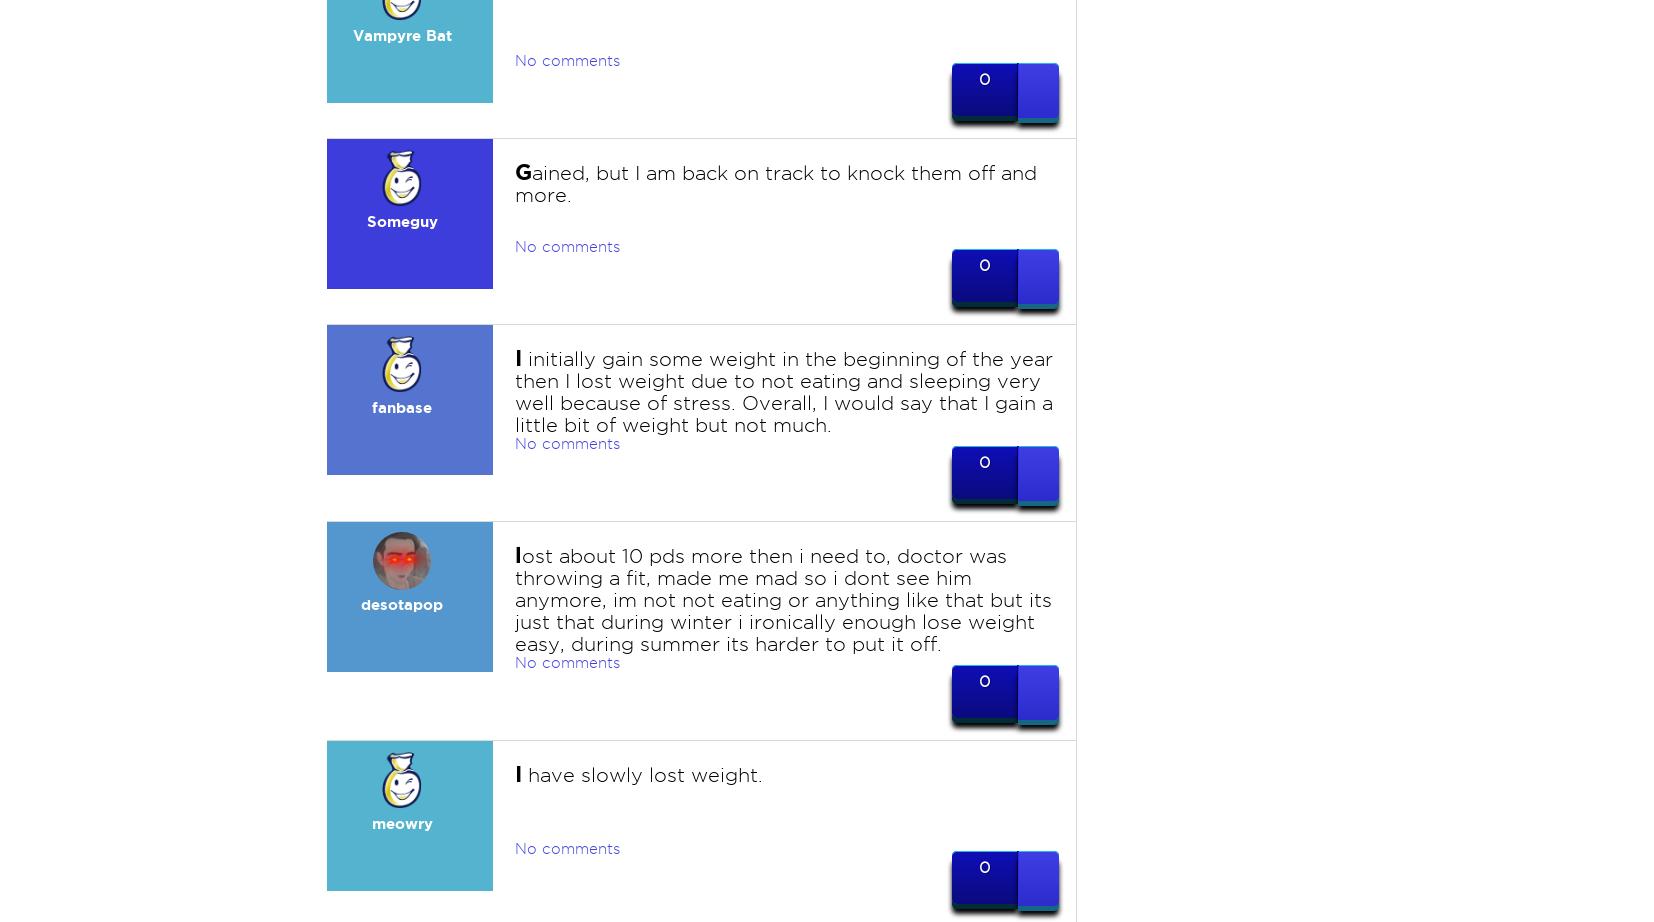 This screenshot has height=922, width=1654. Describe the element at coordinates (400, 604) in the screenshot. I see `'desotapop'` at that location.